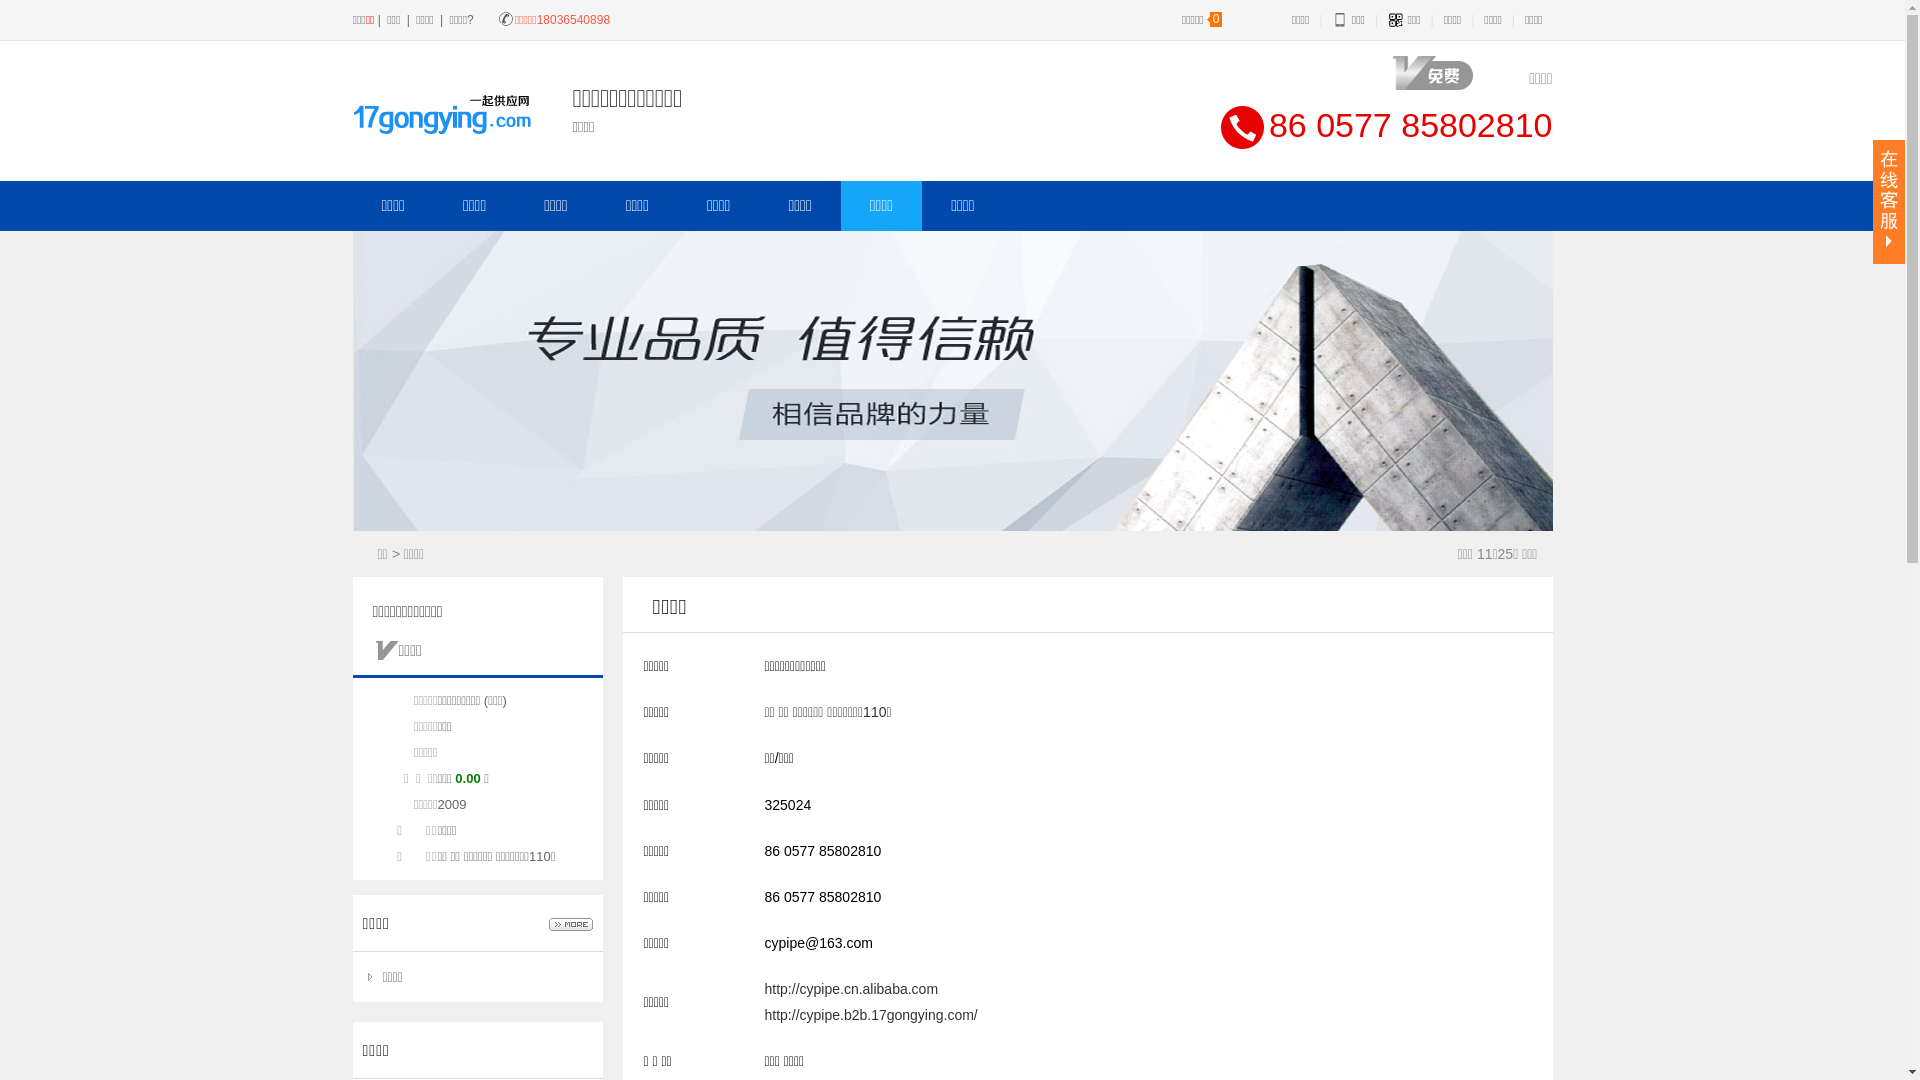 This screenshot has height=1080, width=1920. Describe the element at coordinates (870, 1014) in the screenshot. I see `'http://cypipe.b2b.17gongying.com/'` at that location.